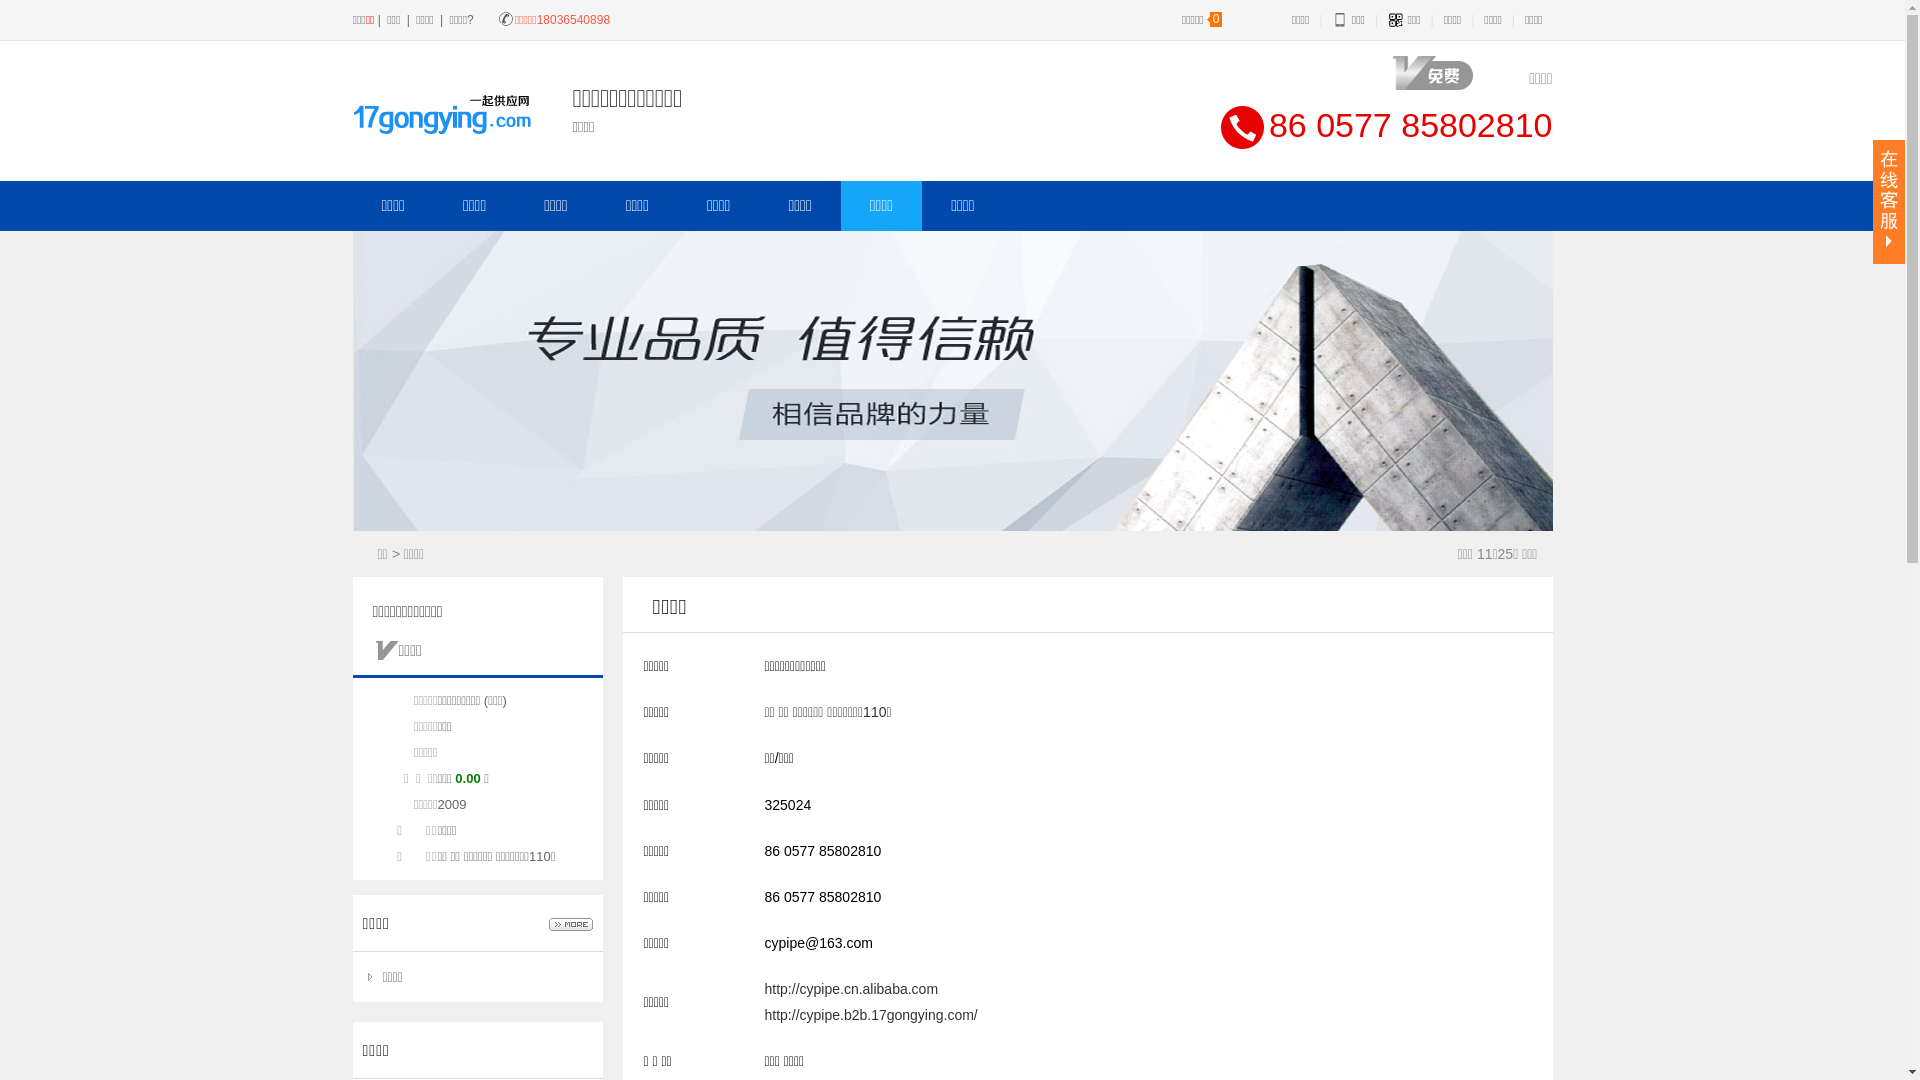 This screenshot has height=1080, width=1920. Describe the element at coordinates (870, 1014) in the screenshot. I see `'http://cypipe.b2b.17gongying.com/'` at that location.